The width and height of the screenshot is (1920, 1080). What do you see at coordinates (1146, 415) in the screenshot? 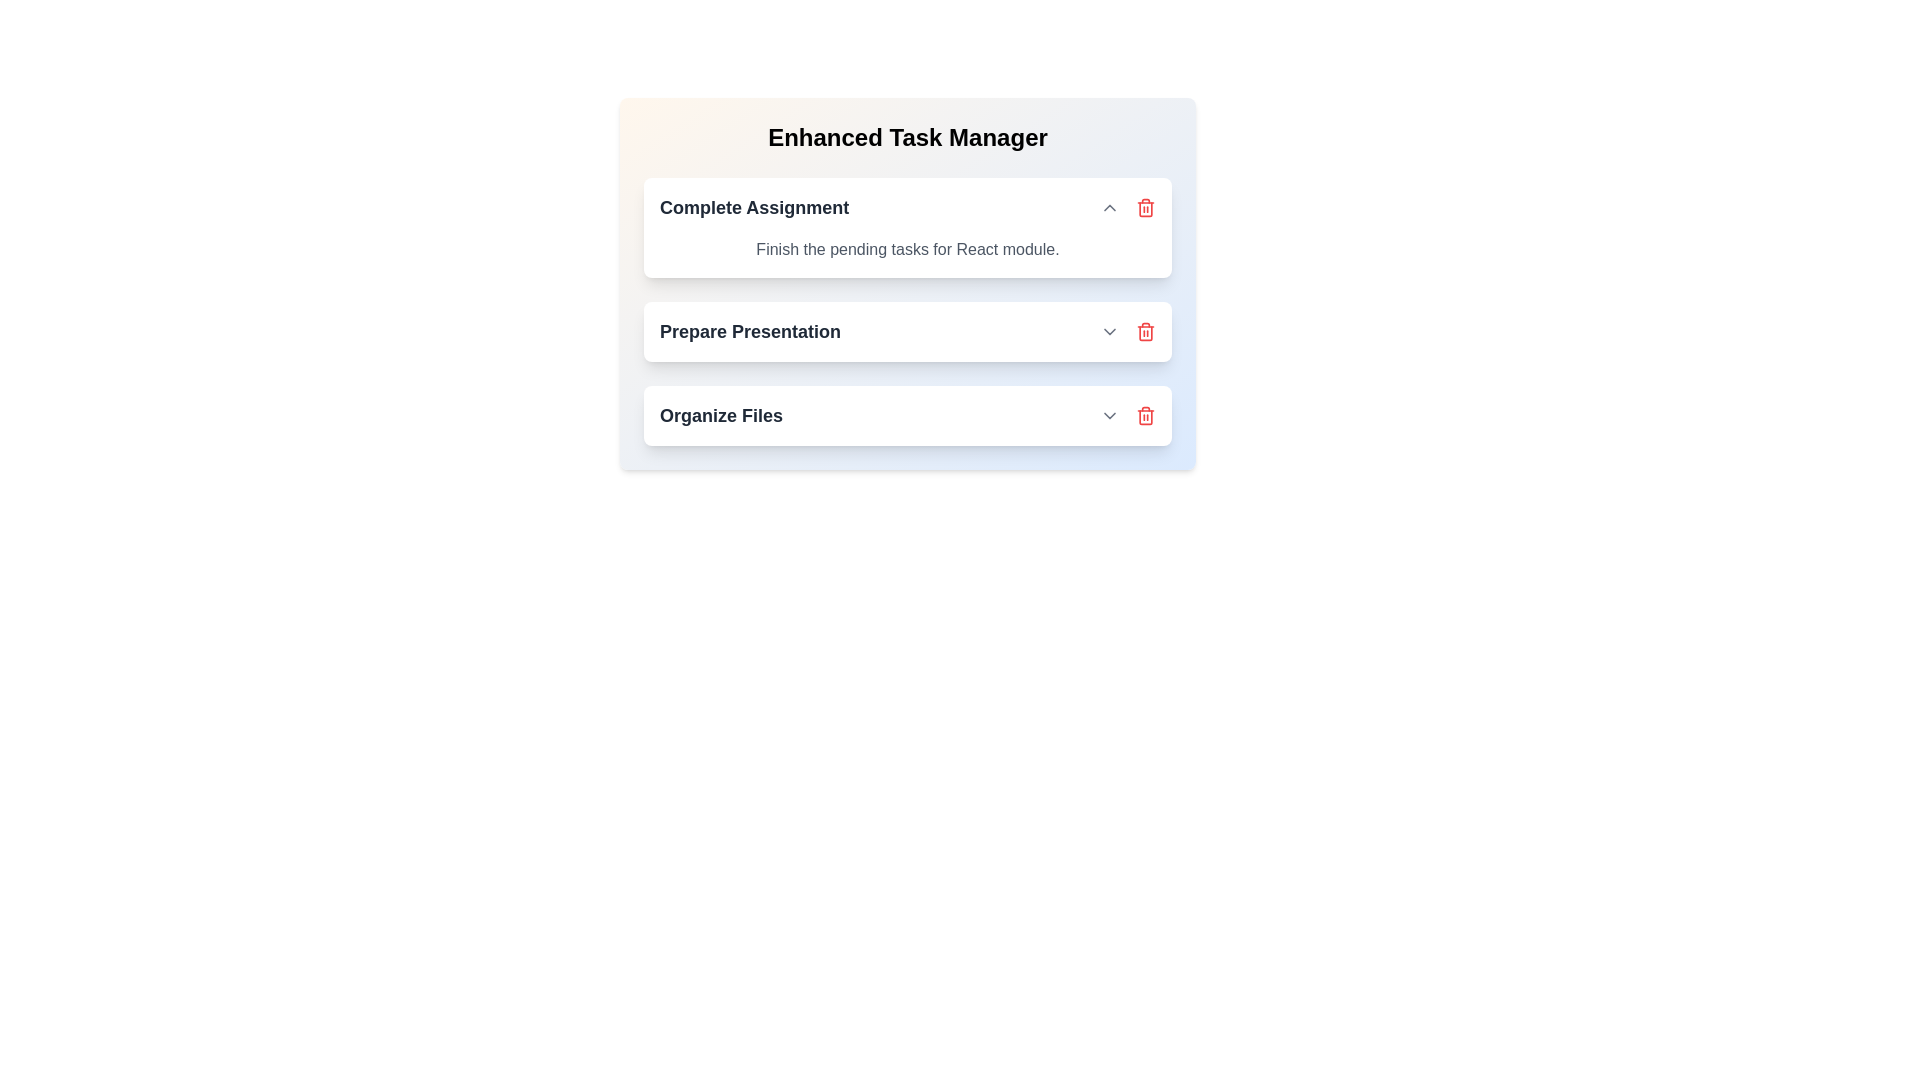
I see `the task titled Organize Files` at bounding box center [1146, 415].